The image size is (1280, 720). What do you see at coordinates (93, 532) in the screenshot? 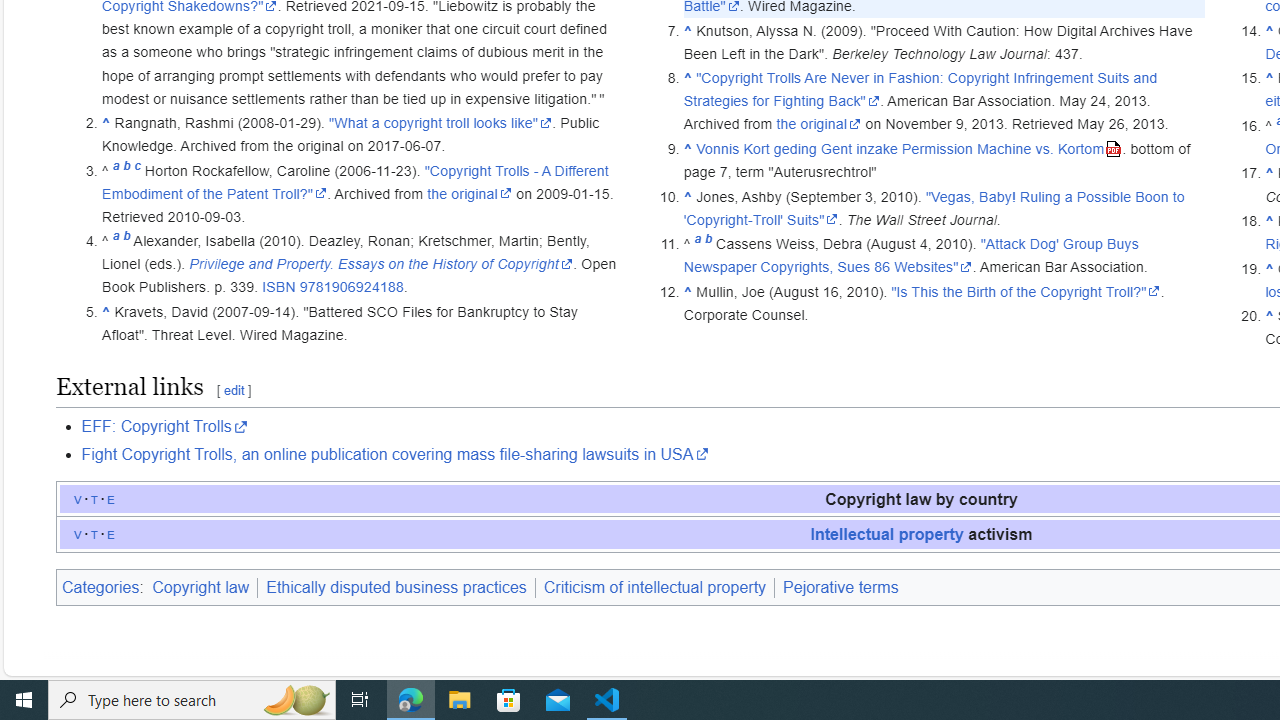
I see `'t'` at bounding box center [93, 532].